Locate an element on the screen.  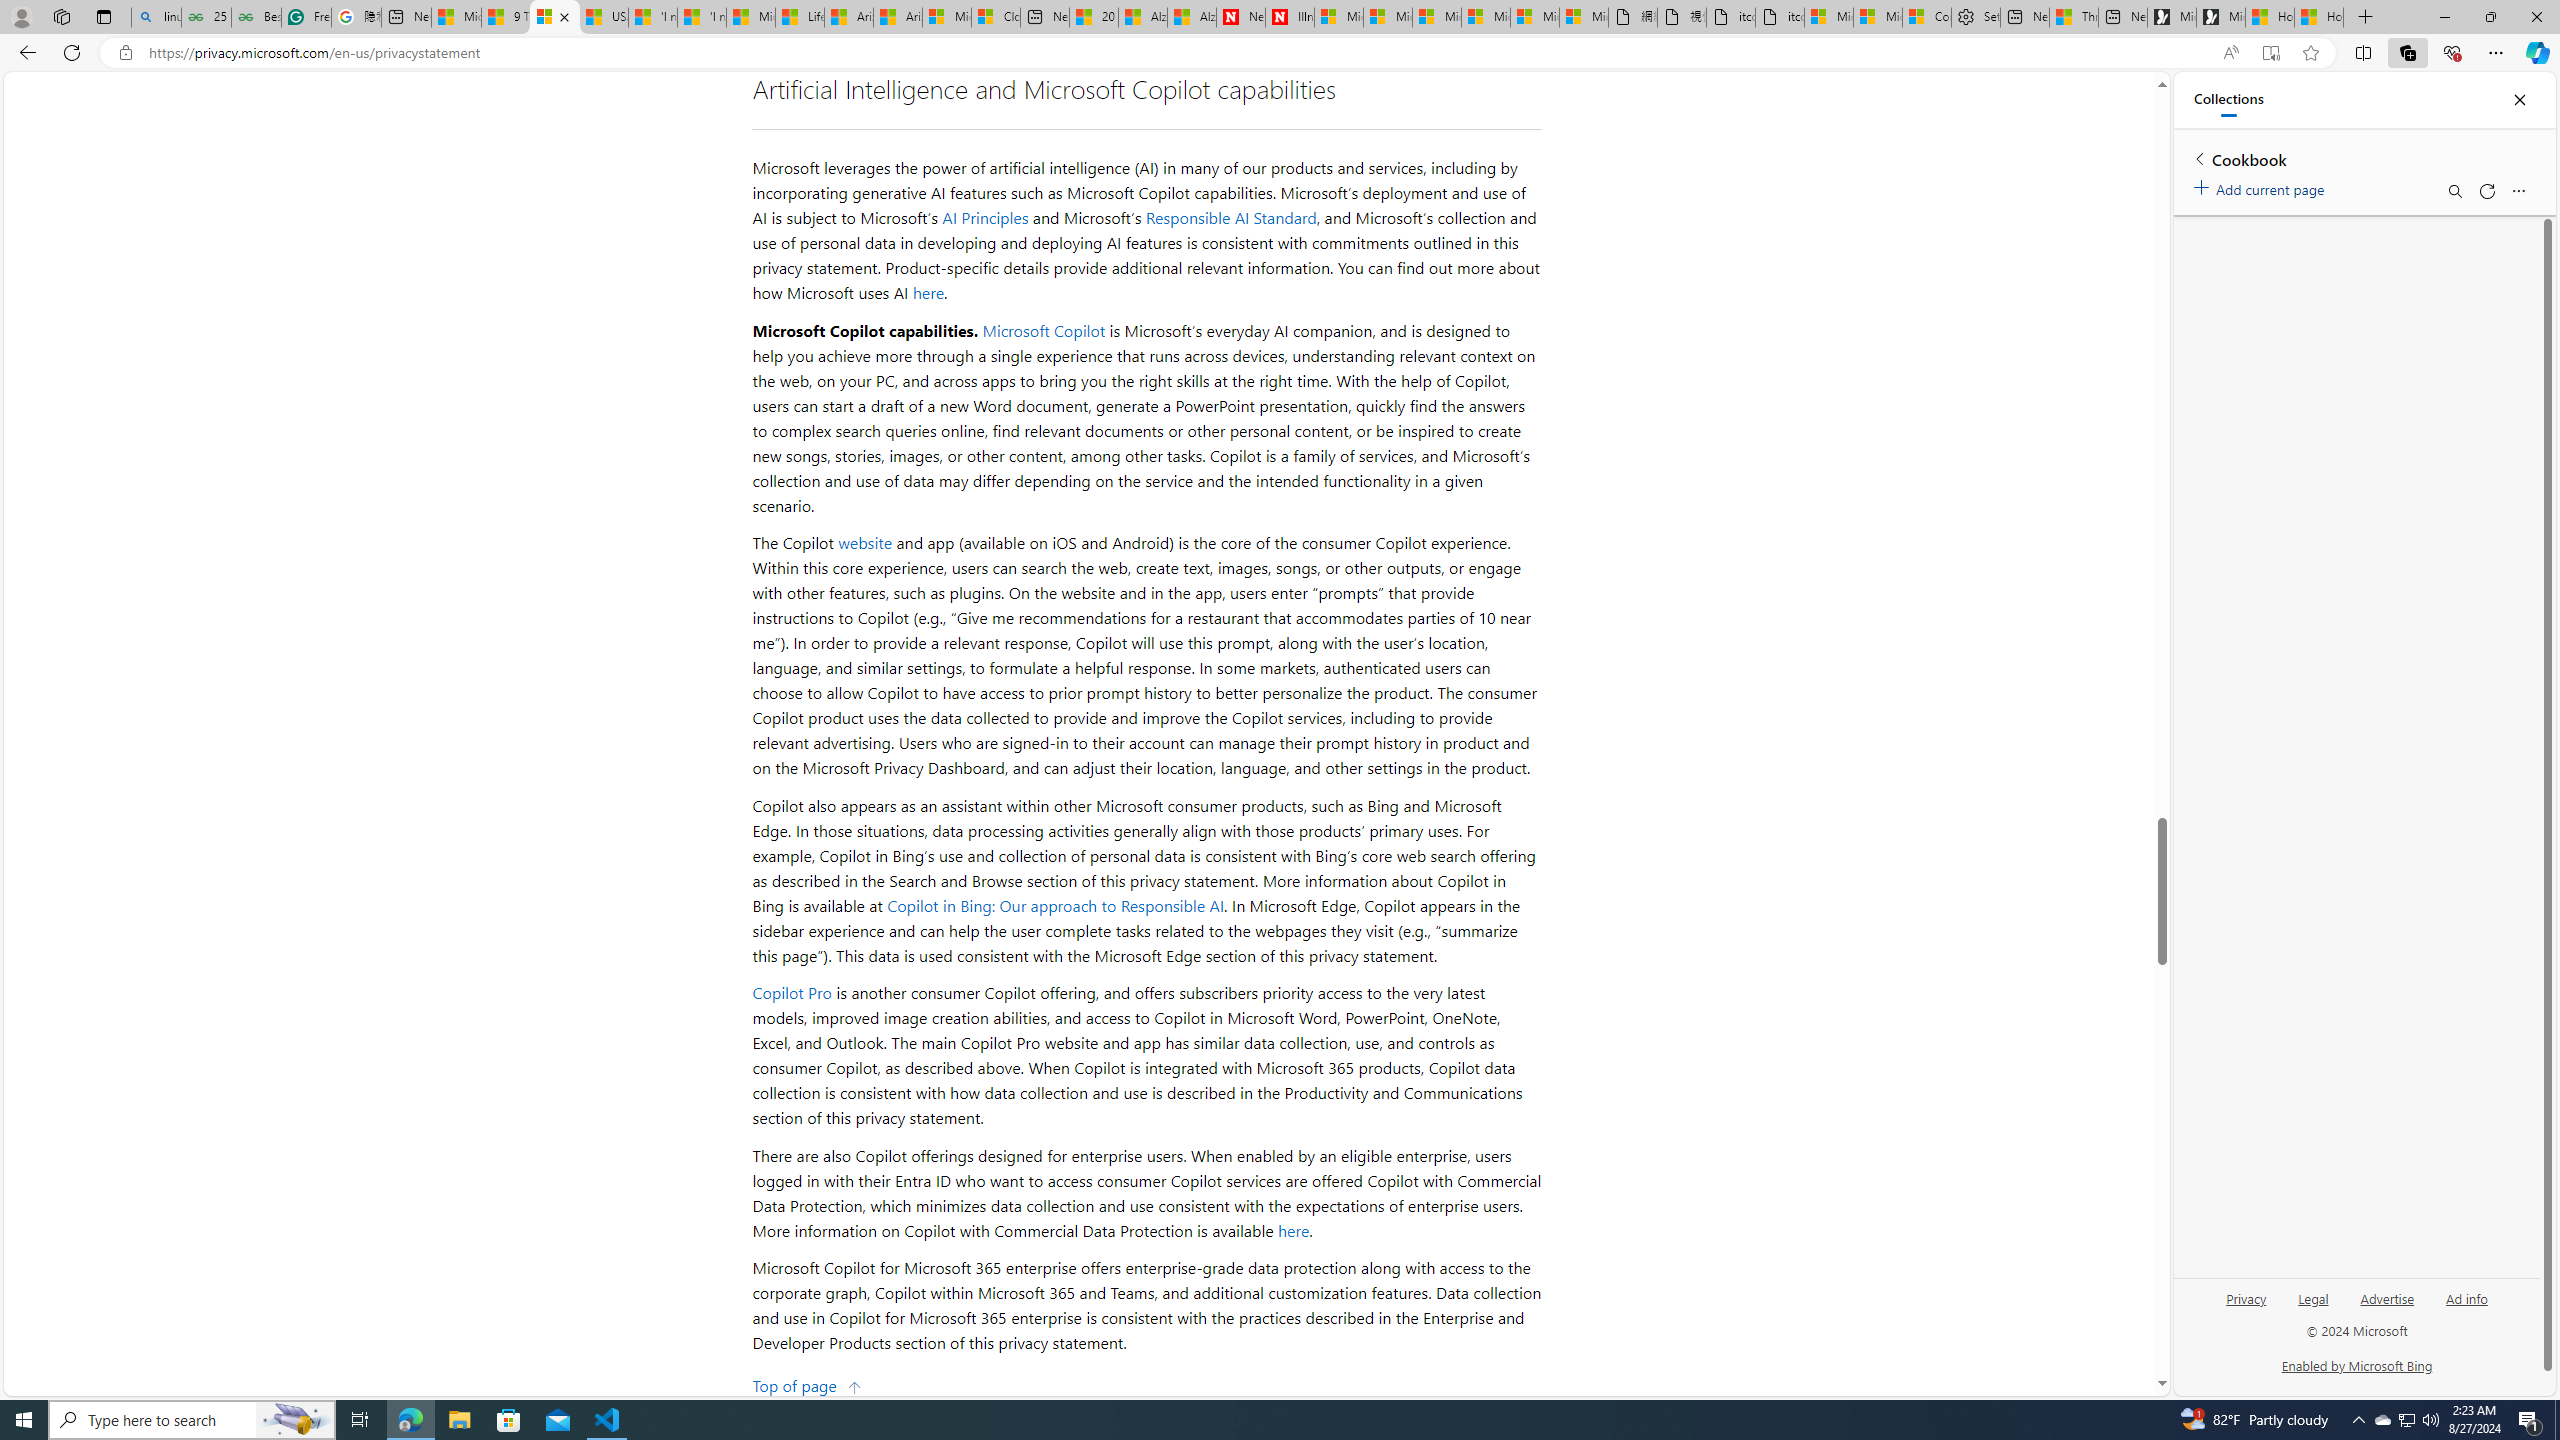
'20 Ways to Boost Your Protein Intake at Every Meal' is located at coordinates (1092, 16).